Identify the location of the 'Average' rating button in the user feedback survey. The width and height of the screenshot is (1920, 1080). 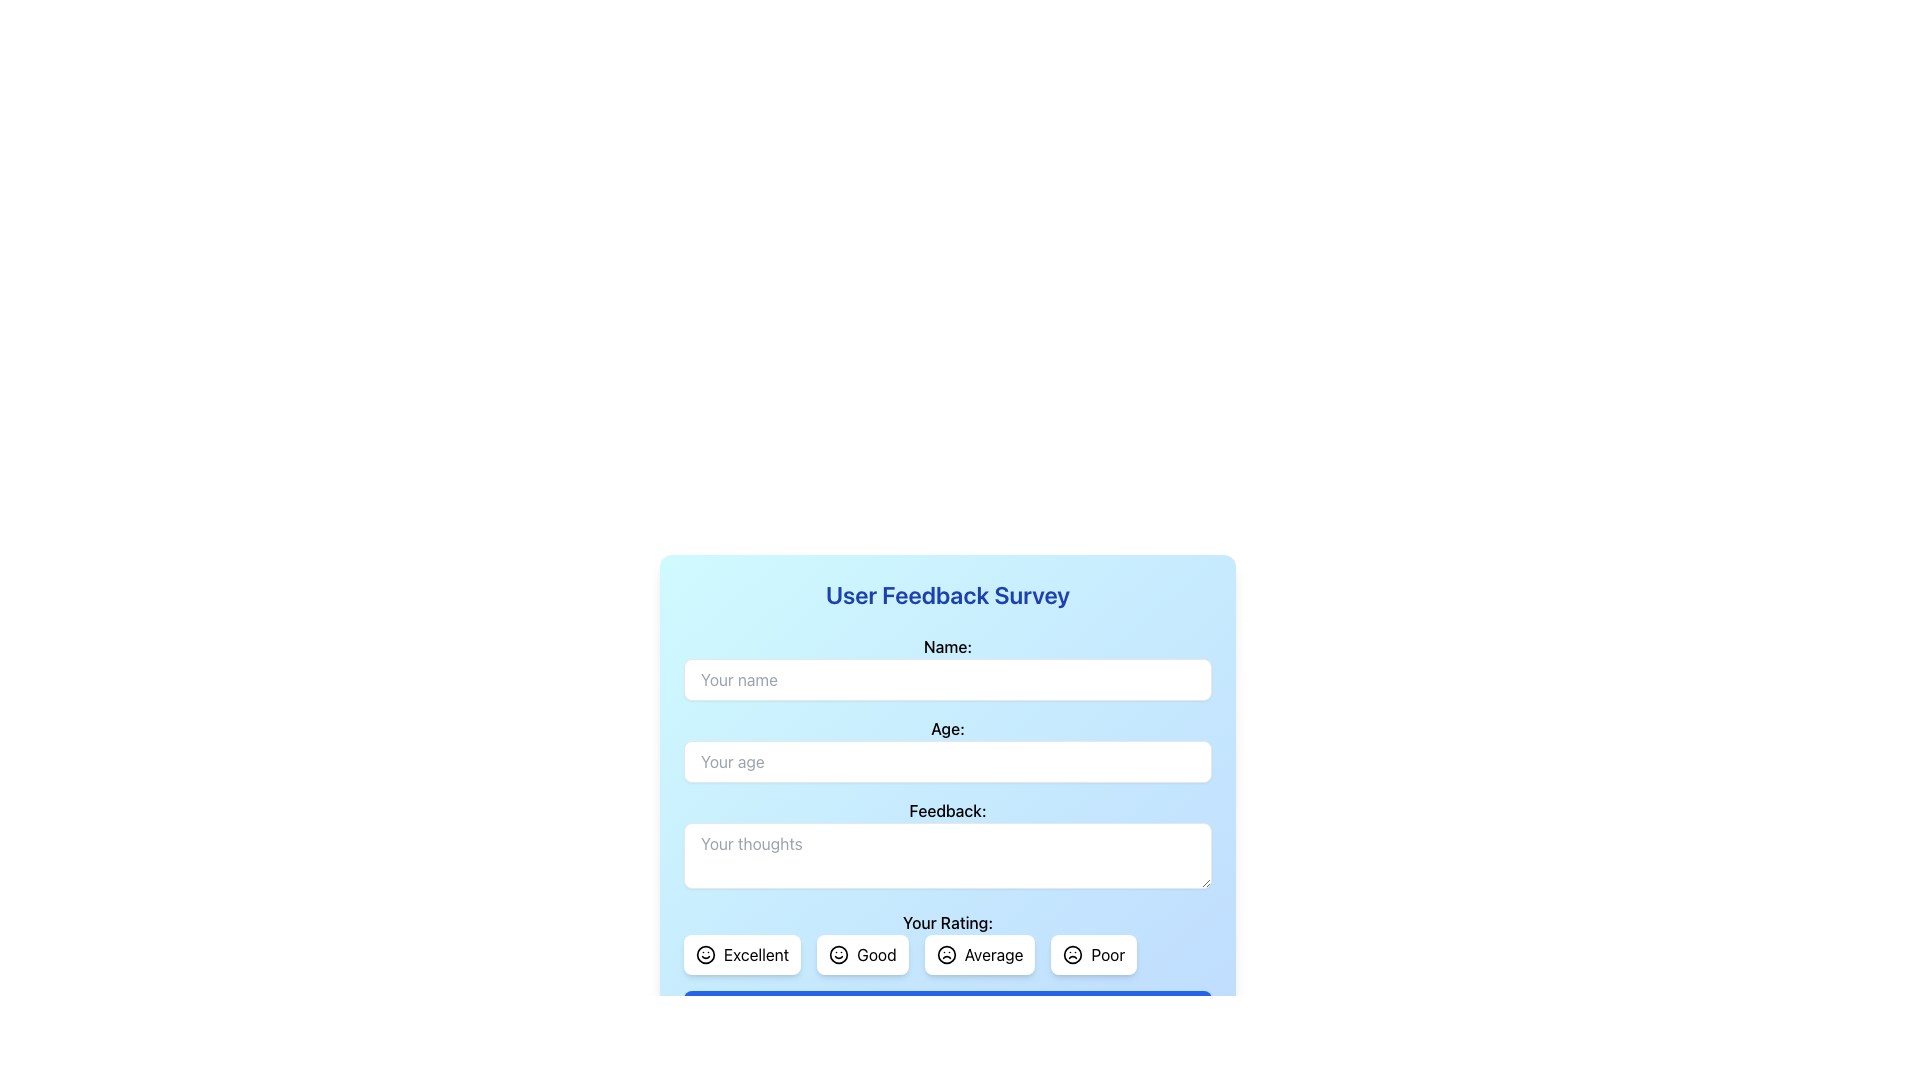
(993, 954).